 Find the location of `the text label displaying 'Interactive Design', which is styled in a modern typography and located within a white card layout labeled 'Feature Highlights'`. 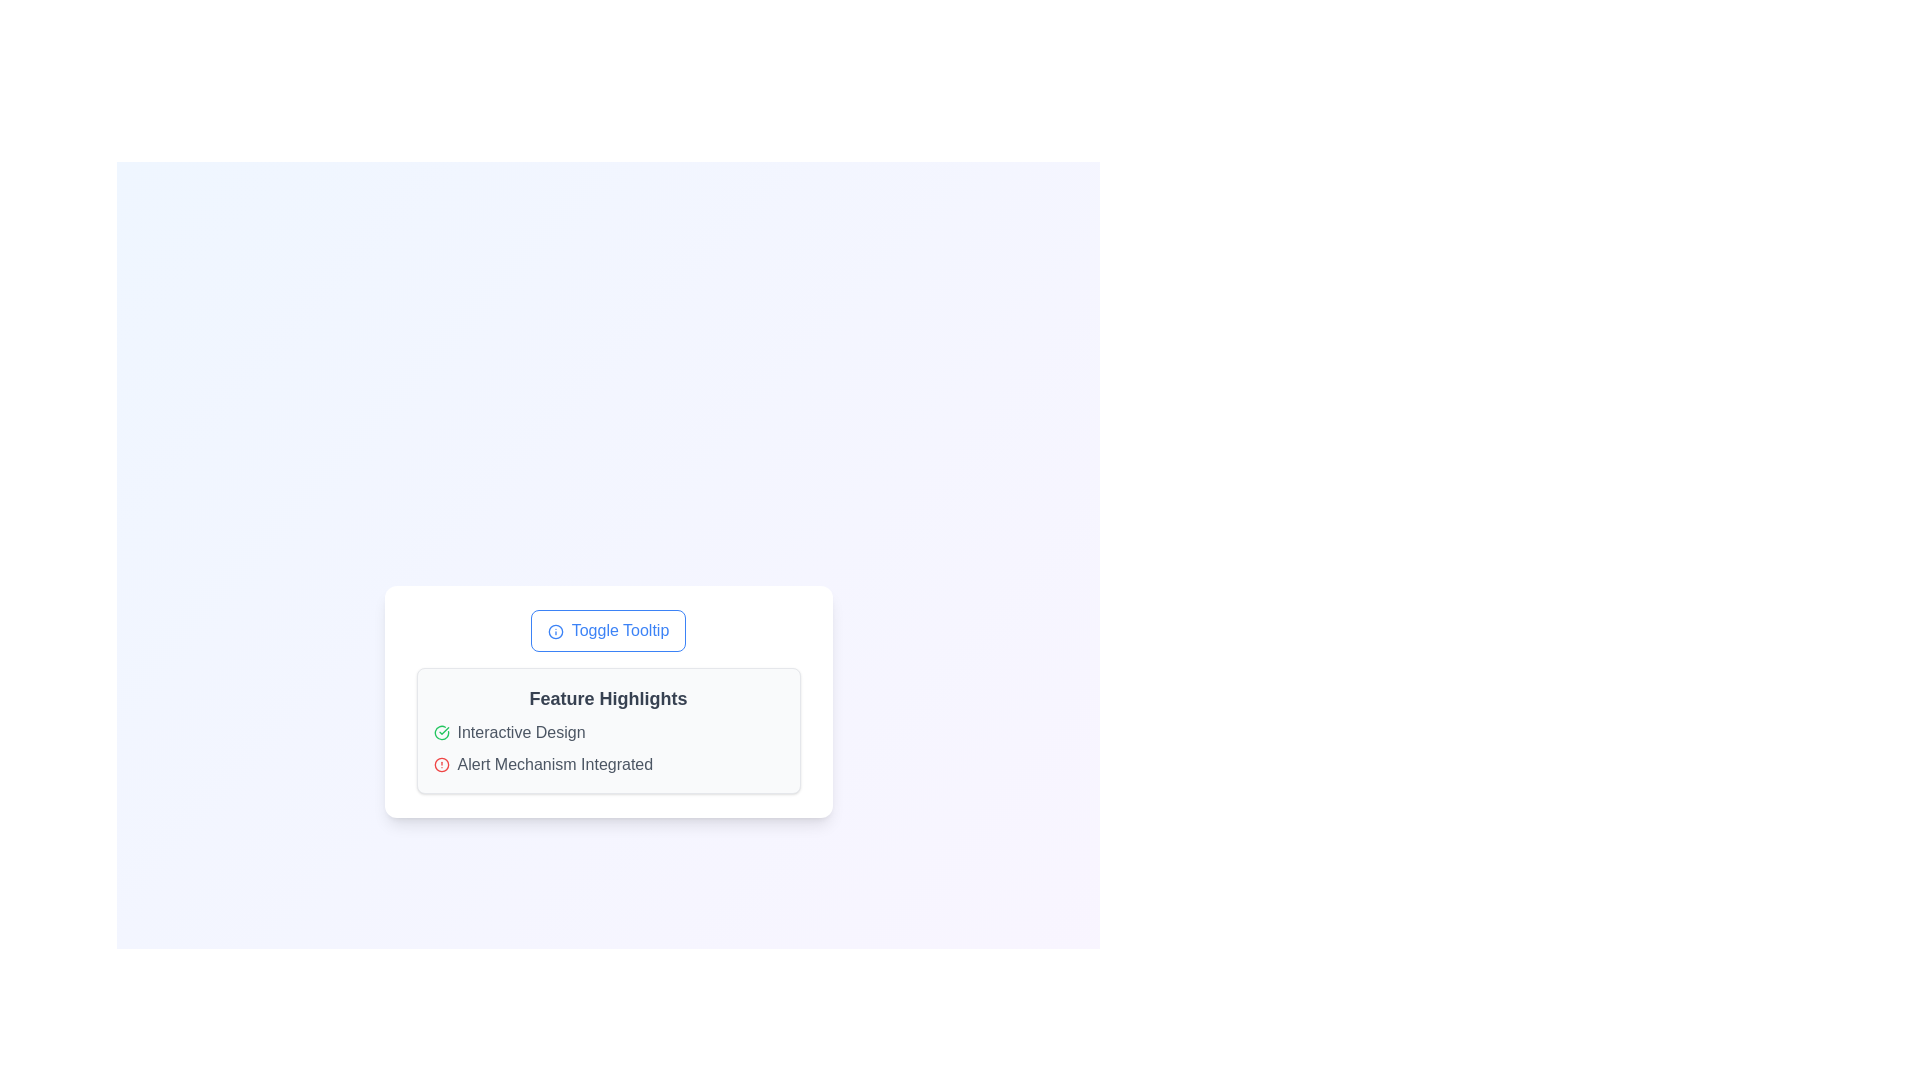

the text label displaying 'Interactive Design', which is styled in a modern typography and located within a white card layout labeled 'Feature Highlights' is located at coordinates (521, 732).